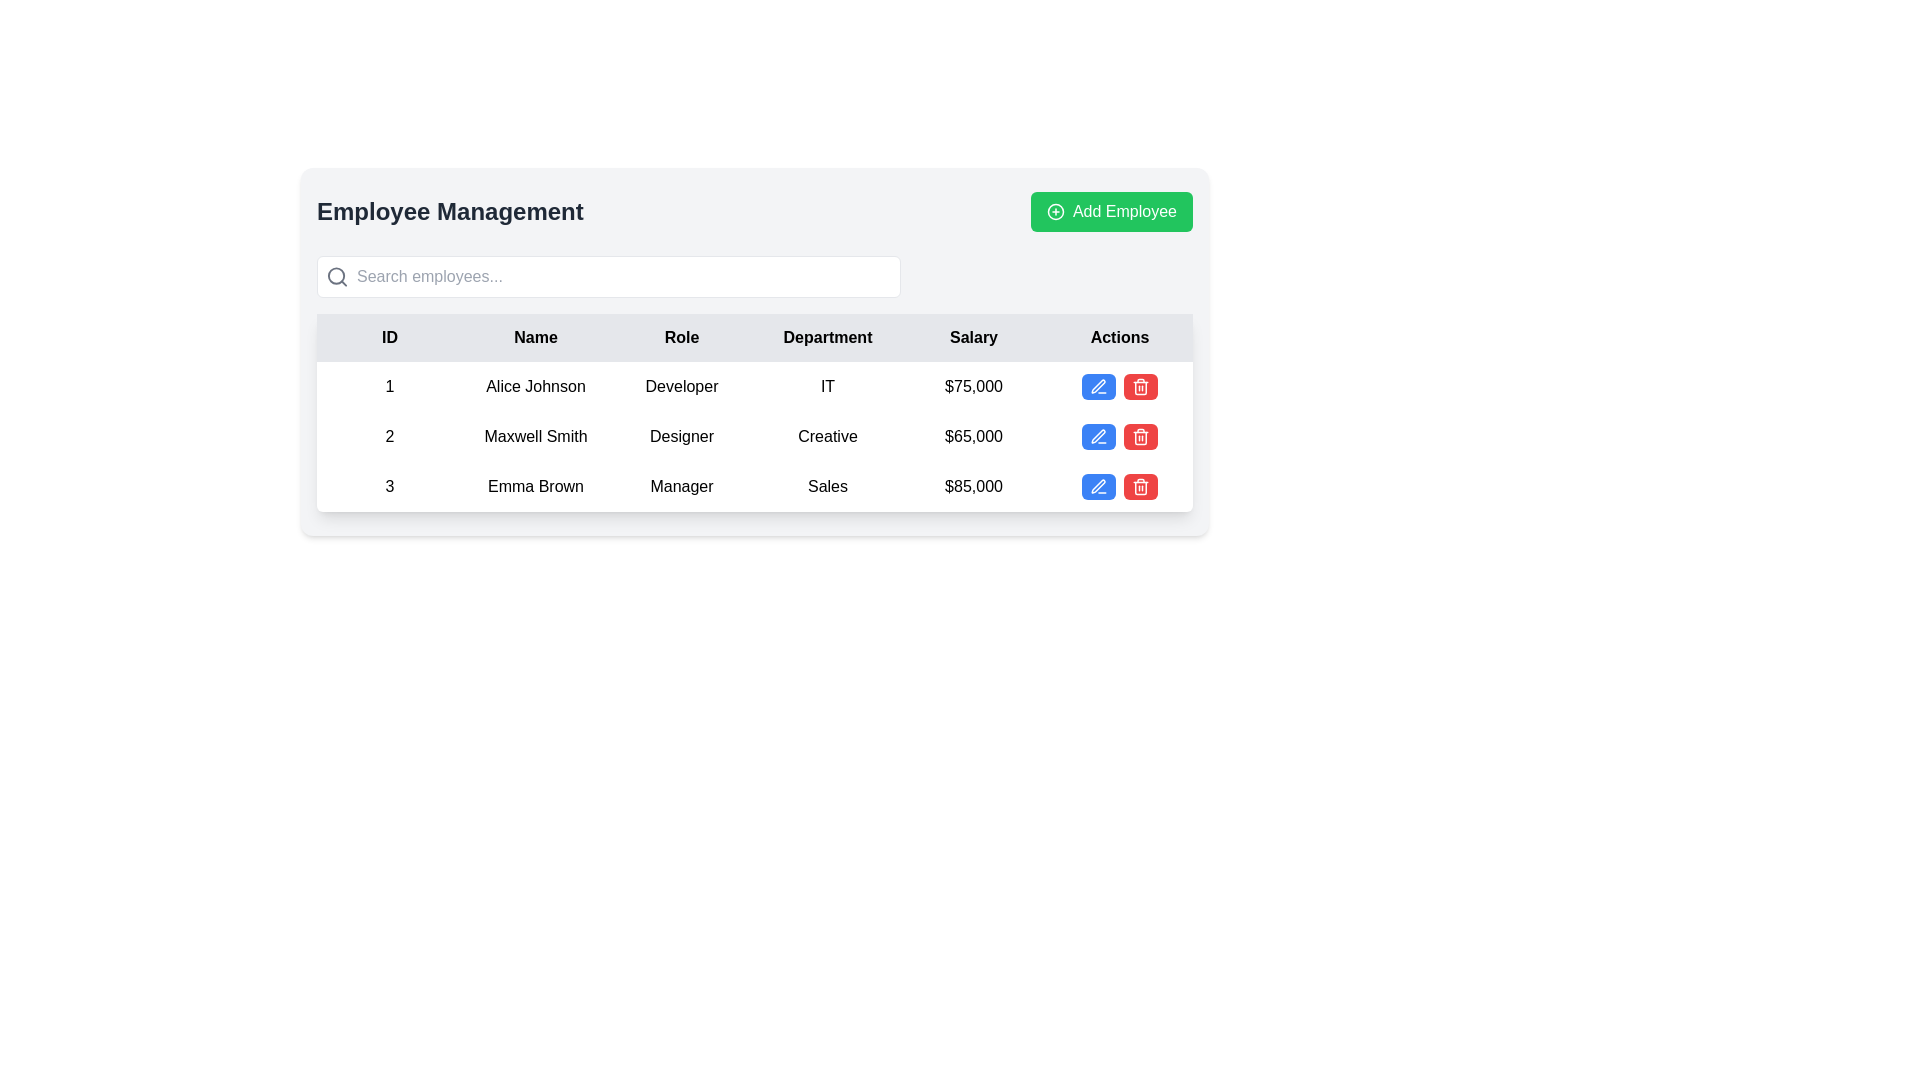 Image resolution: width=1920 pixels, height=1080 pixels. What do you see at coordinates (1141, 386) in the screenshot?
I see `the red delete button with a trash can icon in the Actions column of Emma Brown's row to trigger the tooltip or visual effect` at bounding box center [1141, 386].